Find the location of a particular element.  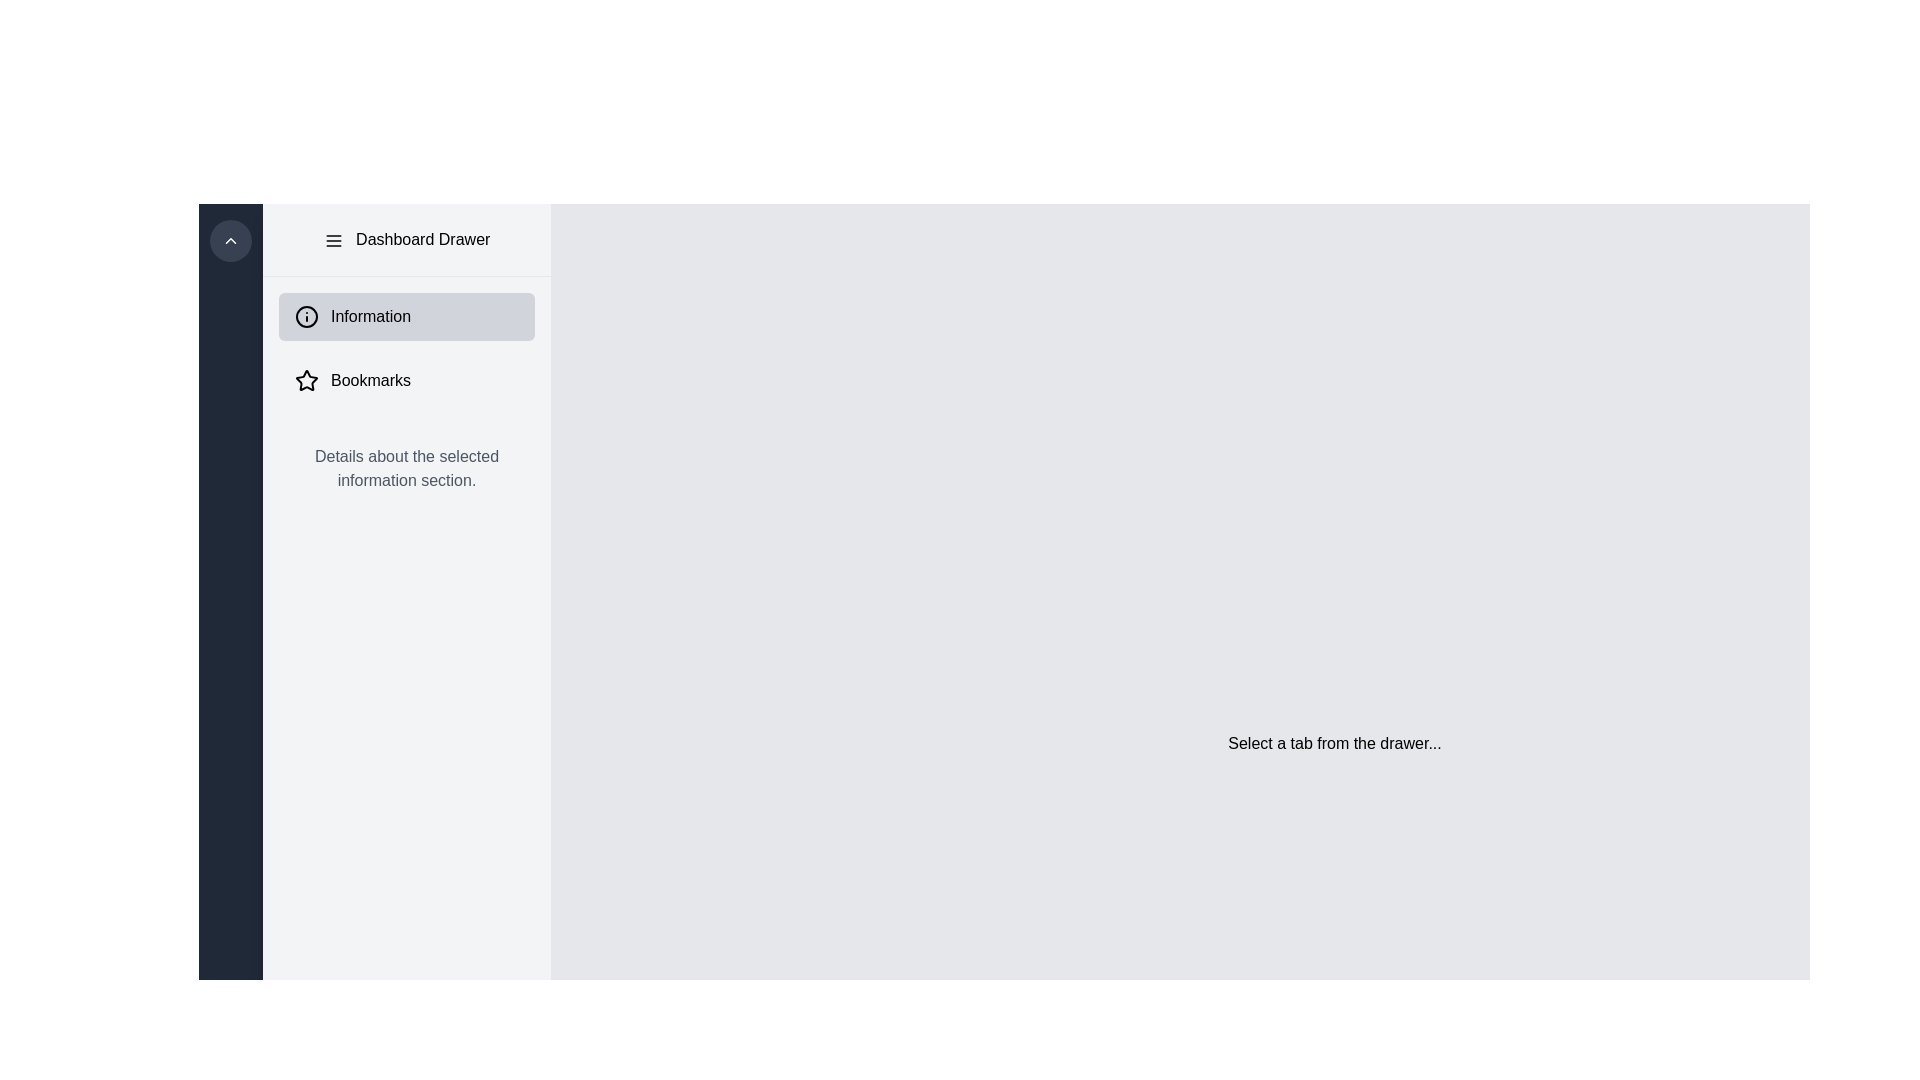

the 'Information' button located in the sidebar above the 'Bookmarks' element is located at coordinates (406, 315).